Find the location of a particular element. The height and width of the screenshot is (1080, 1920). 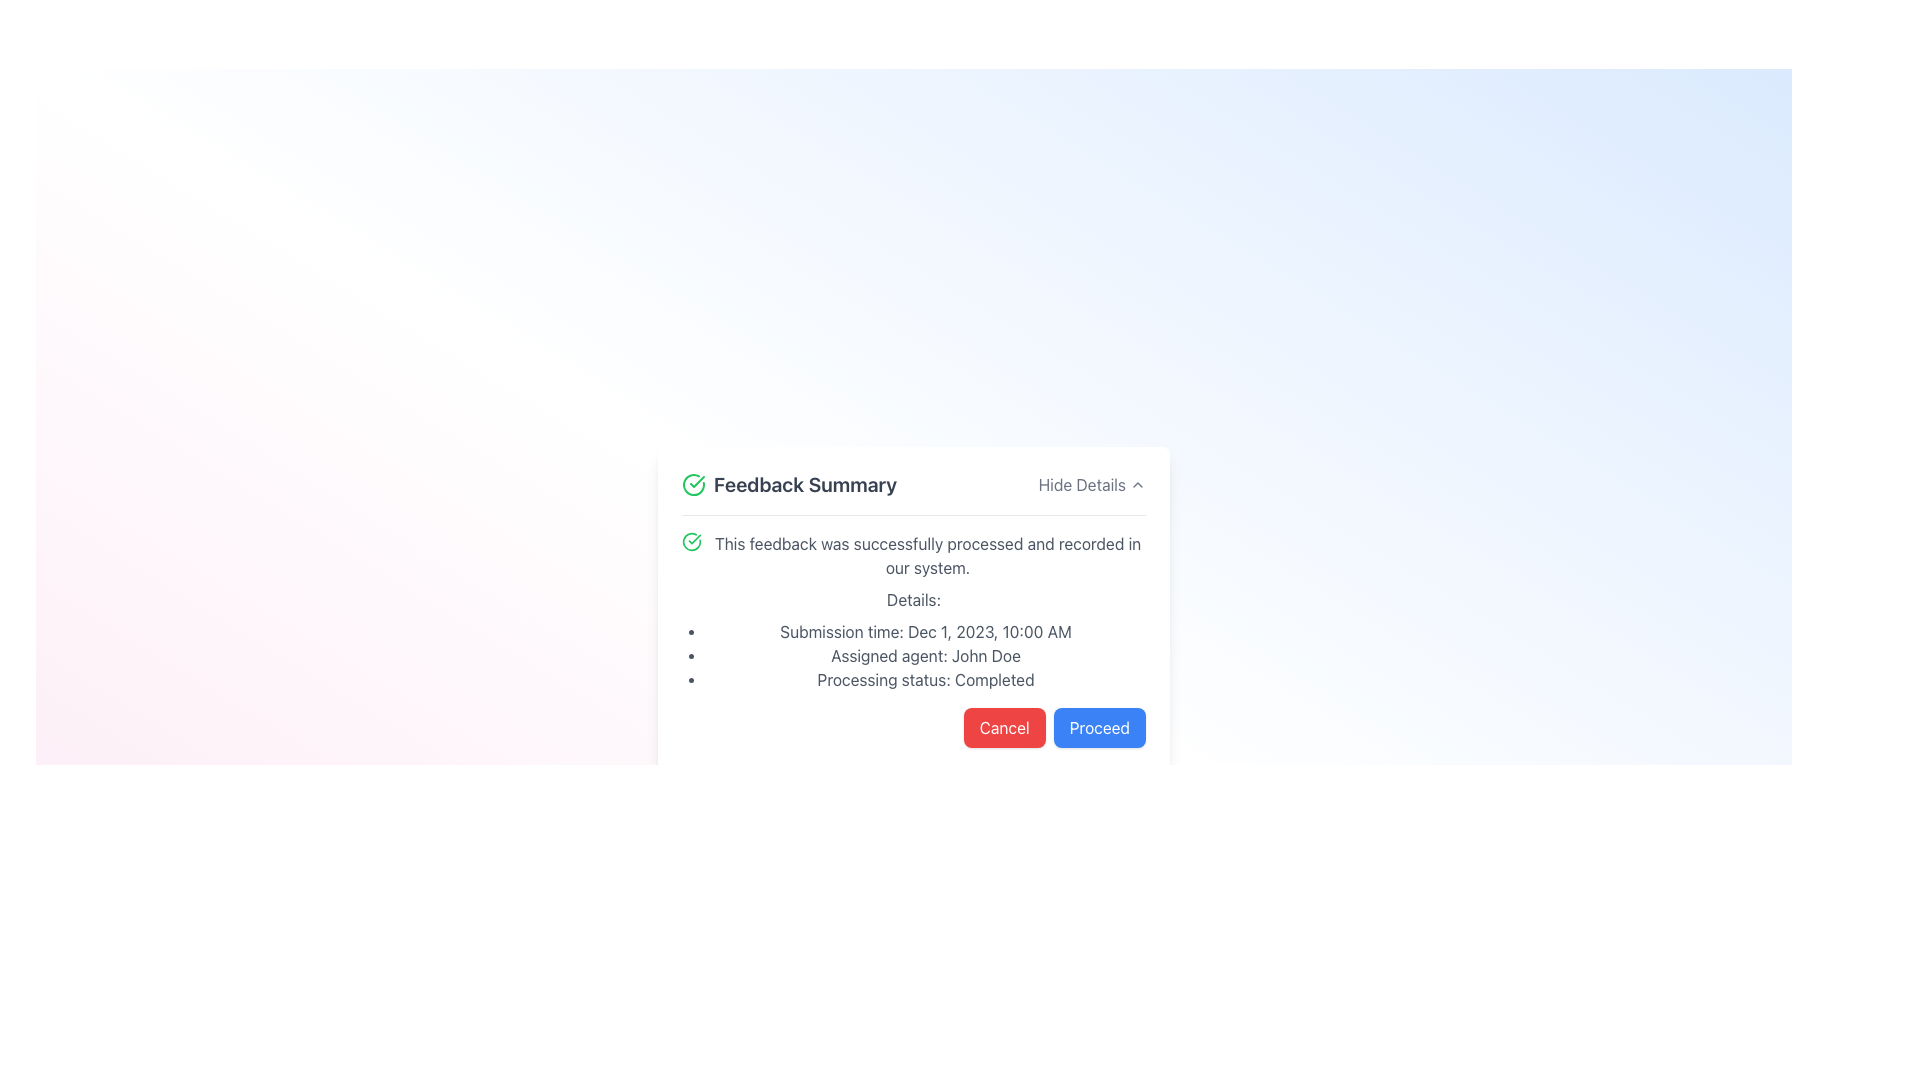

the confirmation button located at the bottom right of the modal section to change its background color is located at coordinates (1098, 727).